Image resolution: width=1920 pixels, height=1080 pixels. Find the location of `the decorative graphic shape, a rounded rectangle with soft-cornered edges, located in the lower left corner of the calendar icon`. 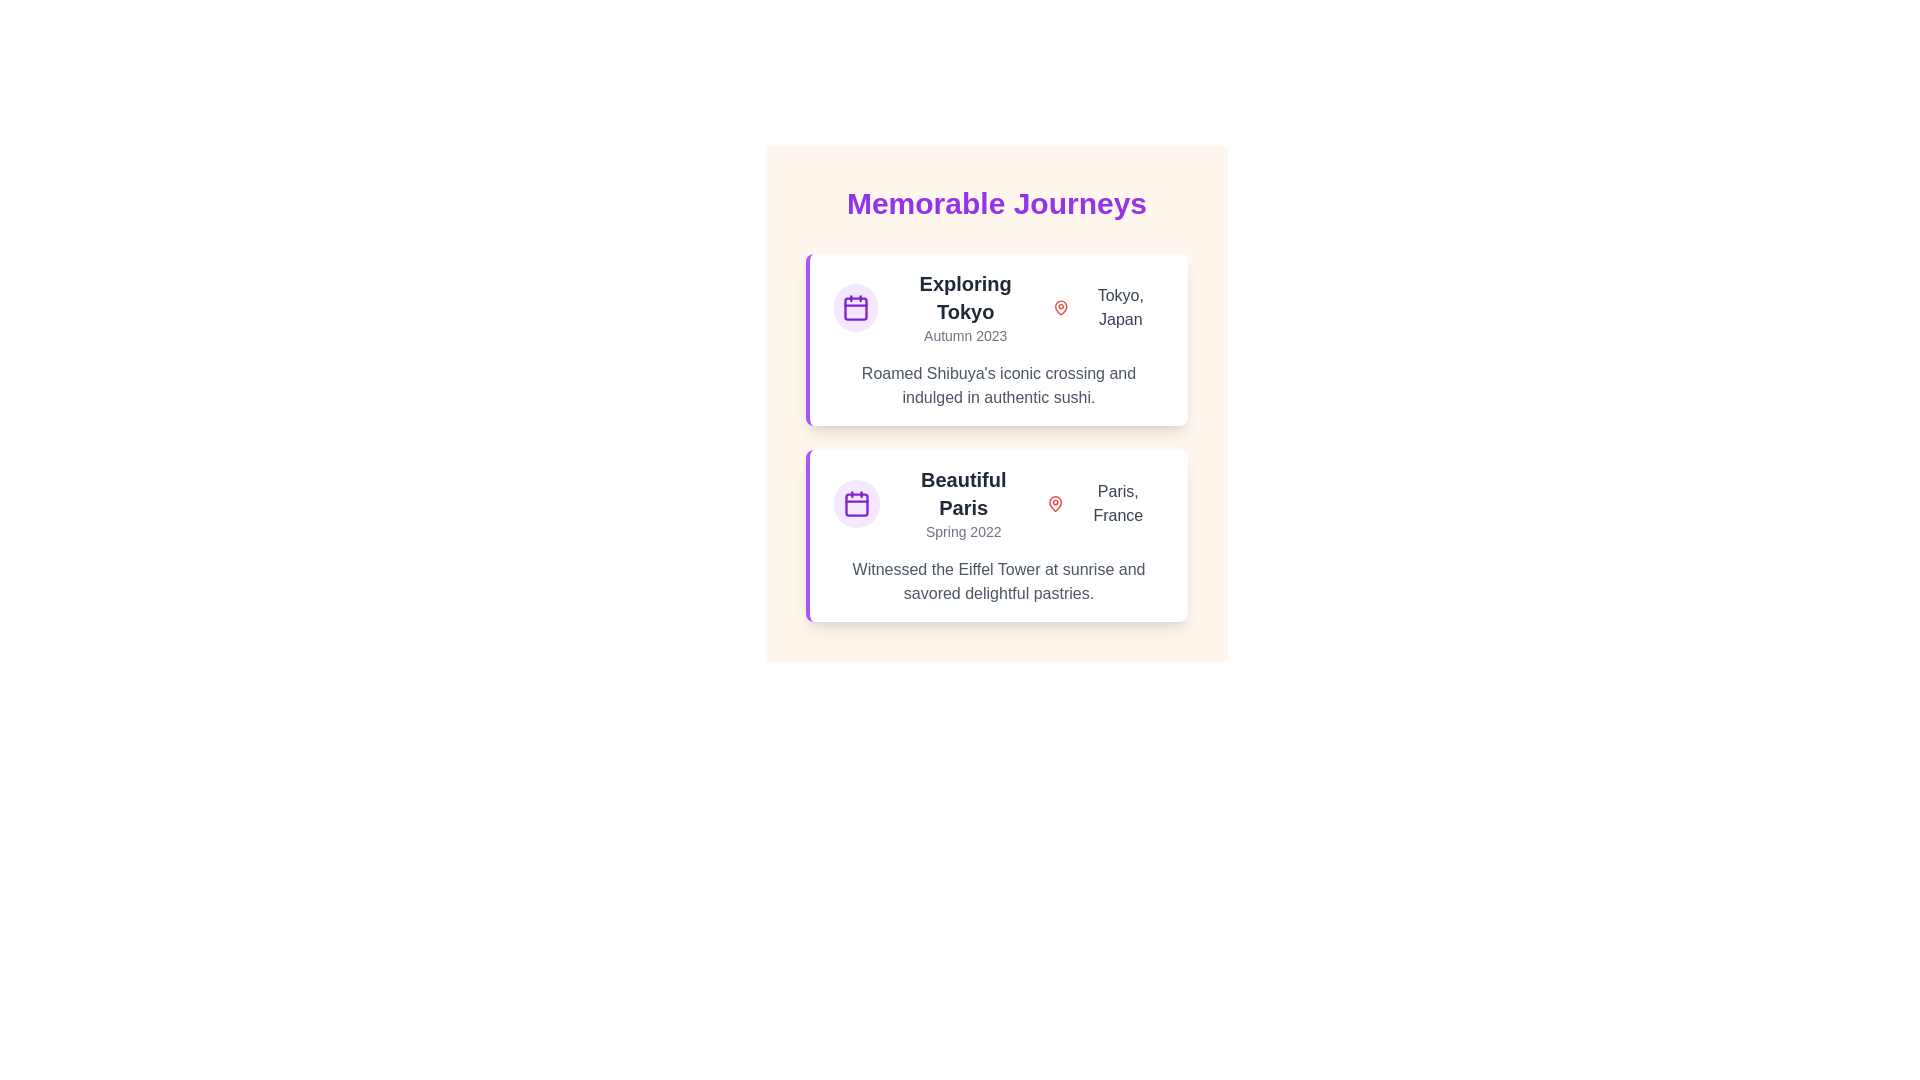

the decorative graphic shape, a rounded rectangle with soft-cornered edges, located in the lower left corner of the calendar icon is located at coordinates (857, 504).